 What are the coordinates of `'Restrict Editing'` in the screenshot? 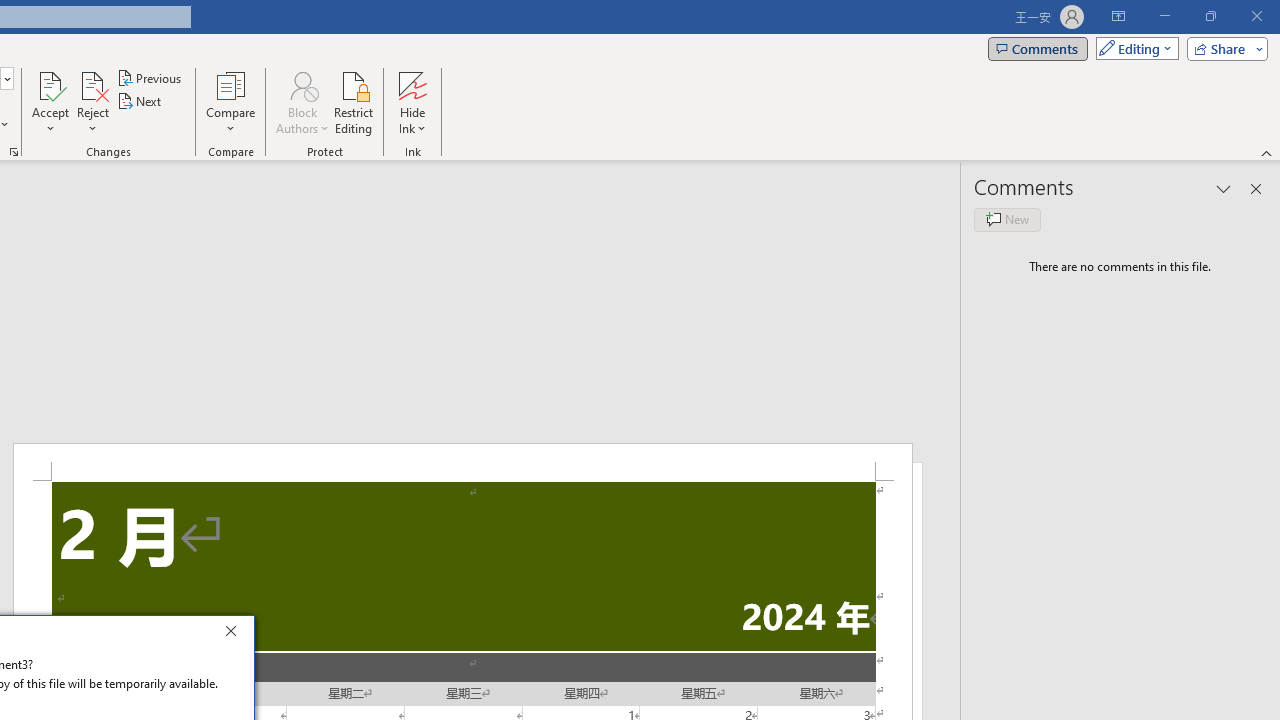 It's located at (353, 103).